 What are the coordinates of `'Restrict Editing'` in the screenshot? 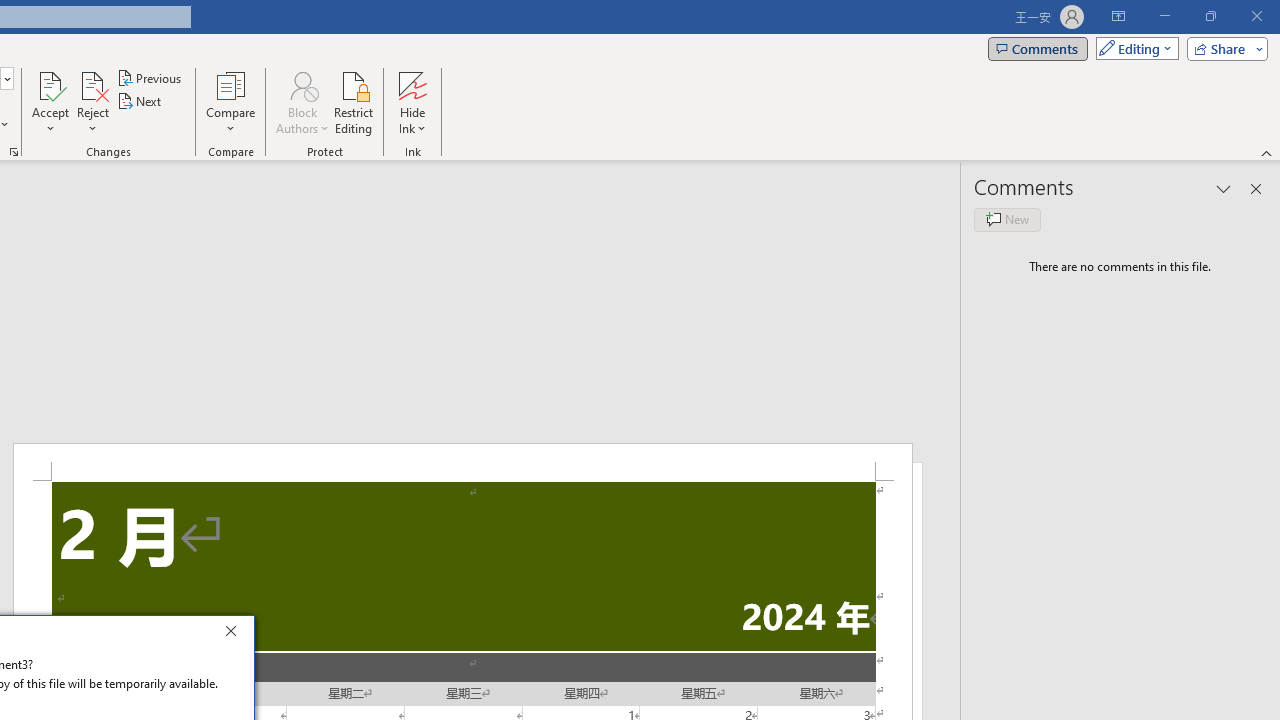 It's located at (353, 103).